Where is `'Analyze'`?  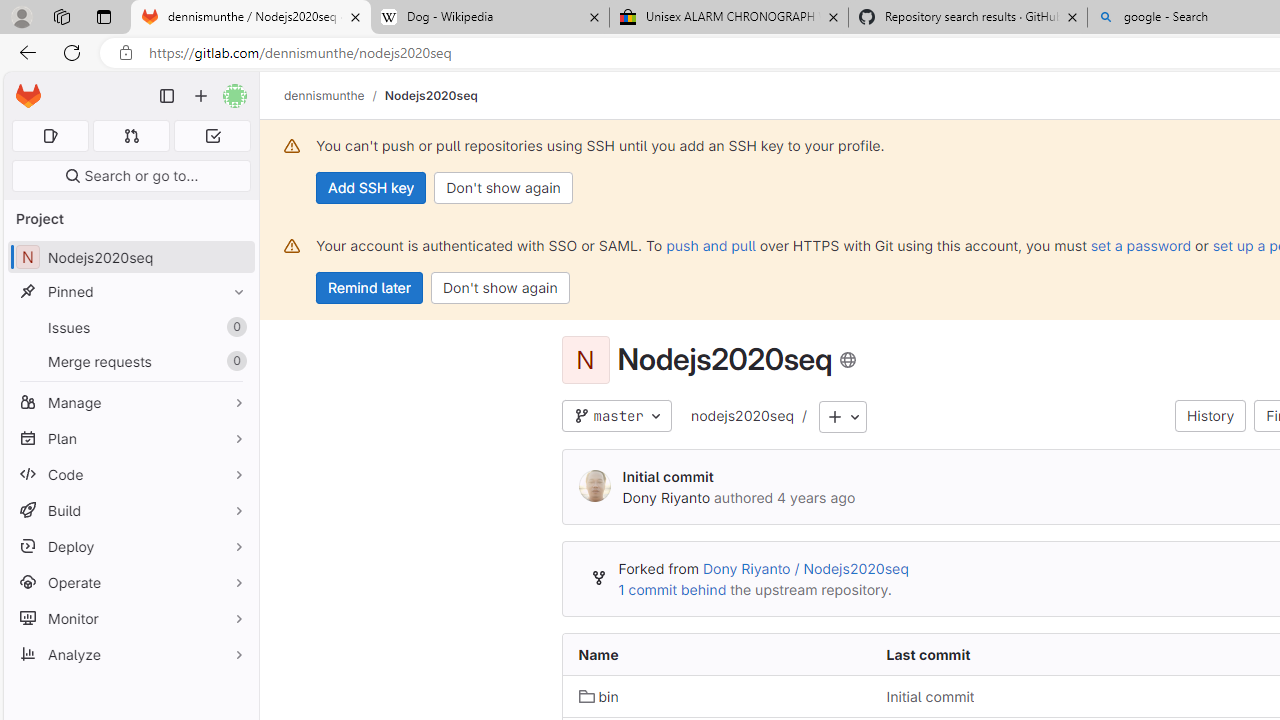
'Analyze' is located at coordinates (130, 654).